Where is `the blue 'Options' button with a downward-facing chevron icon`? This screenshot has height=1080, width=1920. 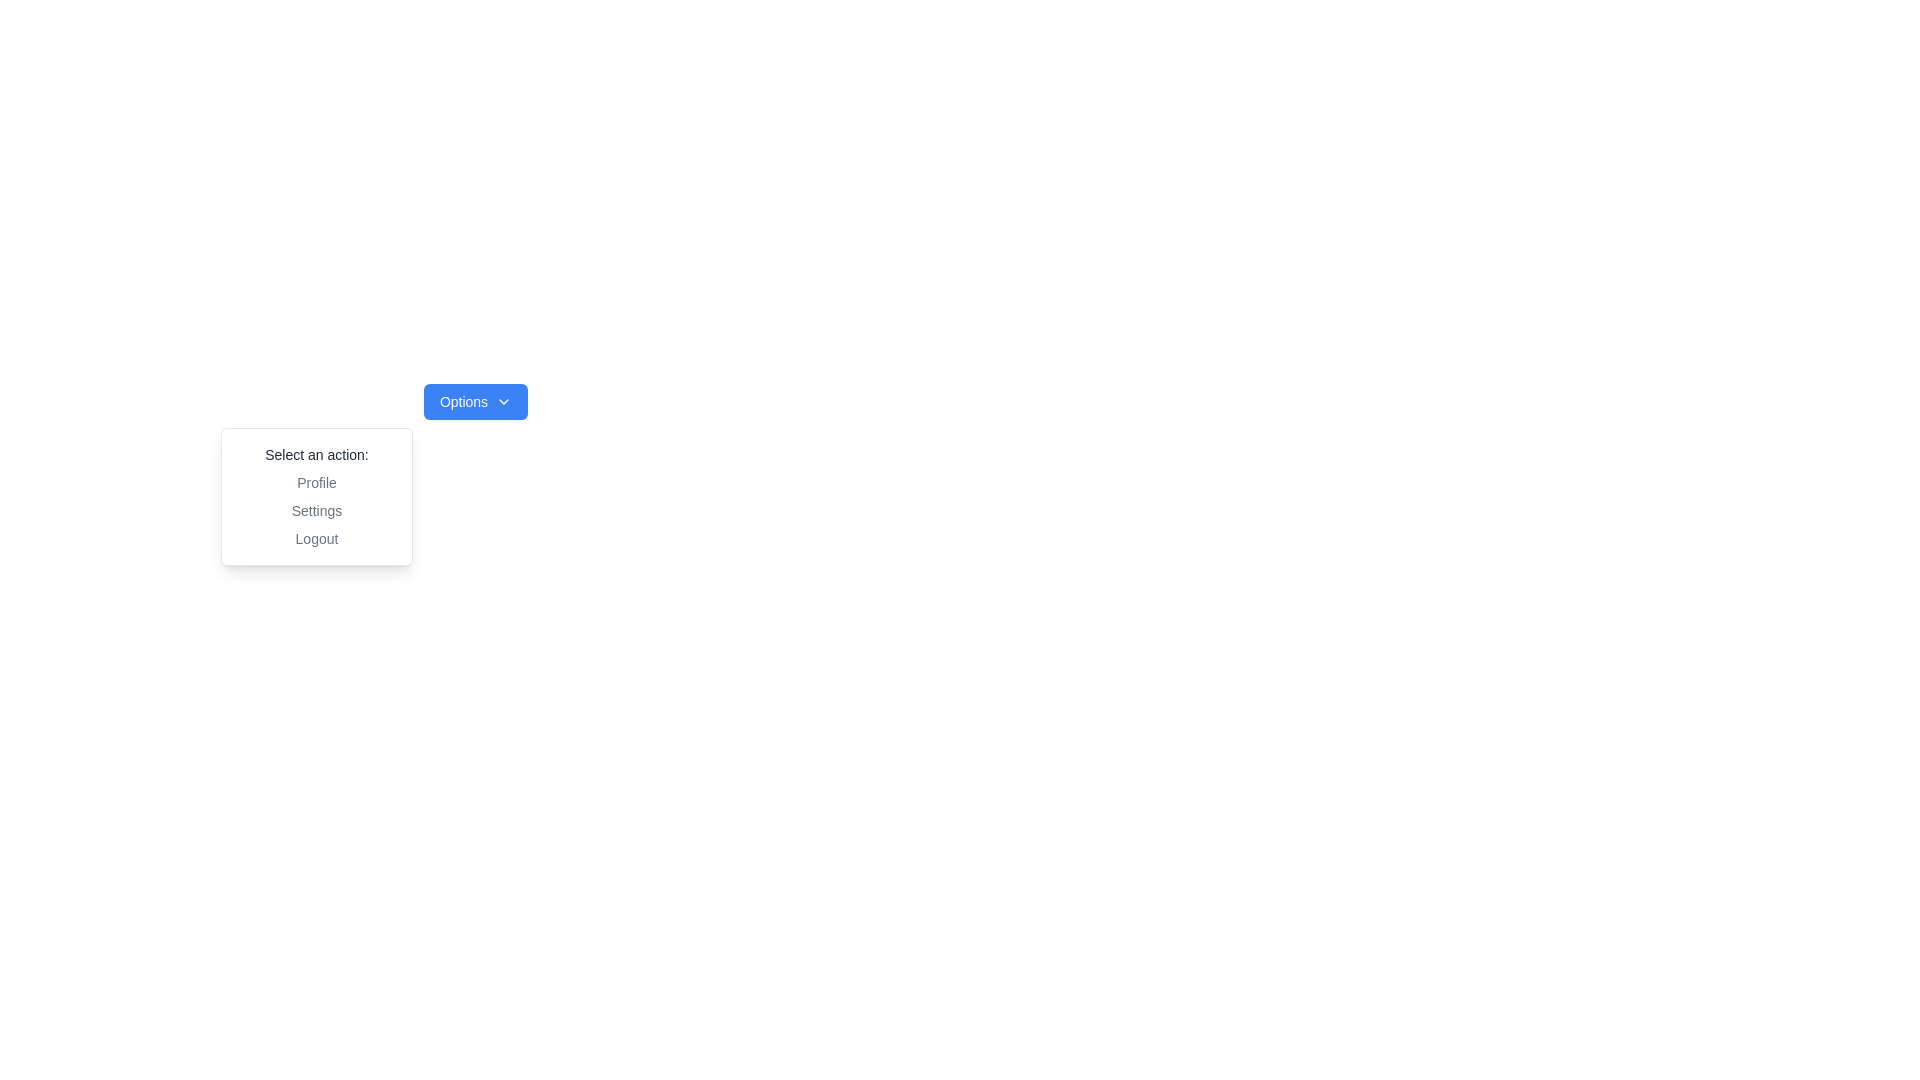
the blue 'Options' button with a downward-facing chevron icon is located at coordinates (474, 401).